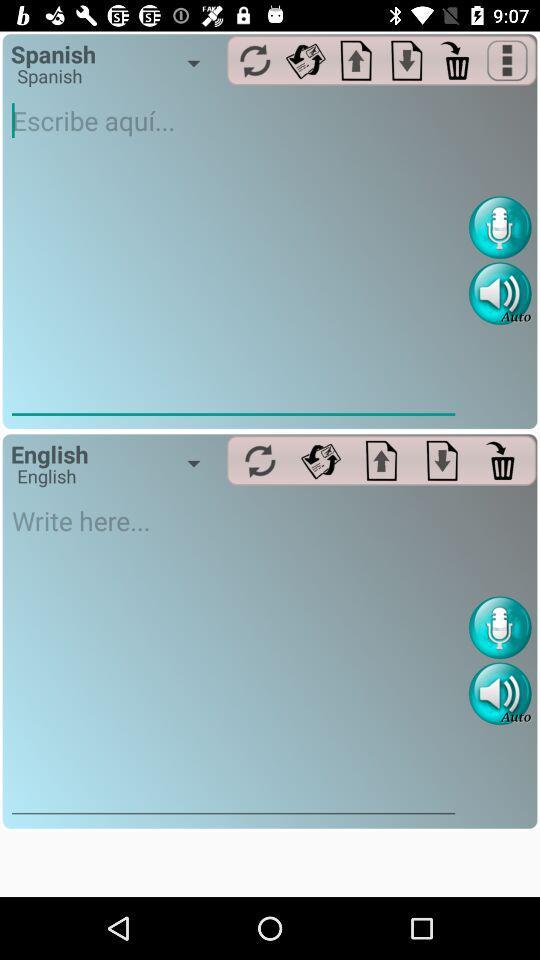  Describe the element at coordinates (502, 460) in the screenshot. I see `the delete icon` at that location.